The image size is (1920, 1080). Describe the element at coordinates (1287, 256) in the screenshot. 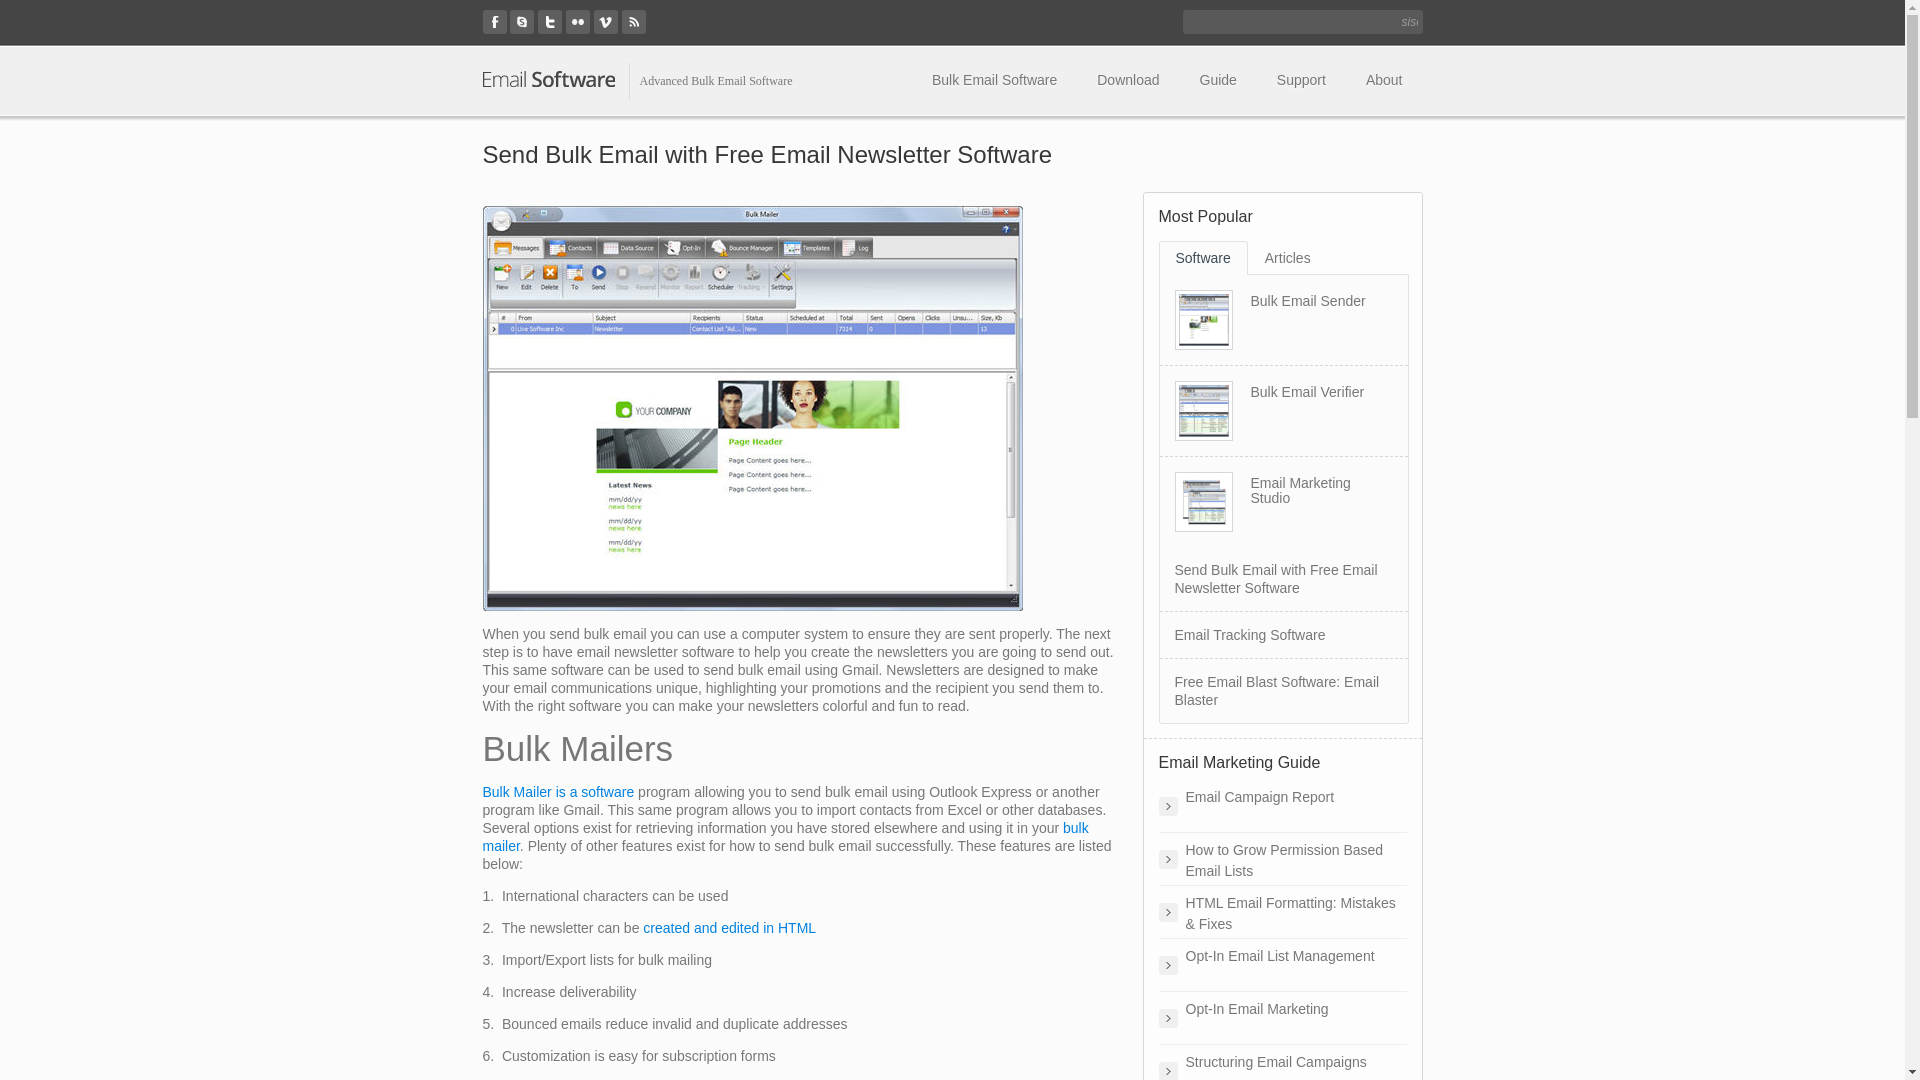

I see `'Articles'` at that location.